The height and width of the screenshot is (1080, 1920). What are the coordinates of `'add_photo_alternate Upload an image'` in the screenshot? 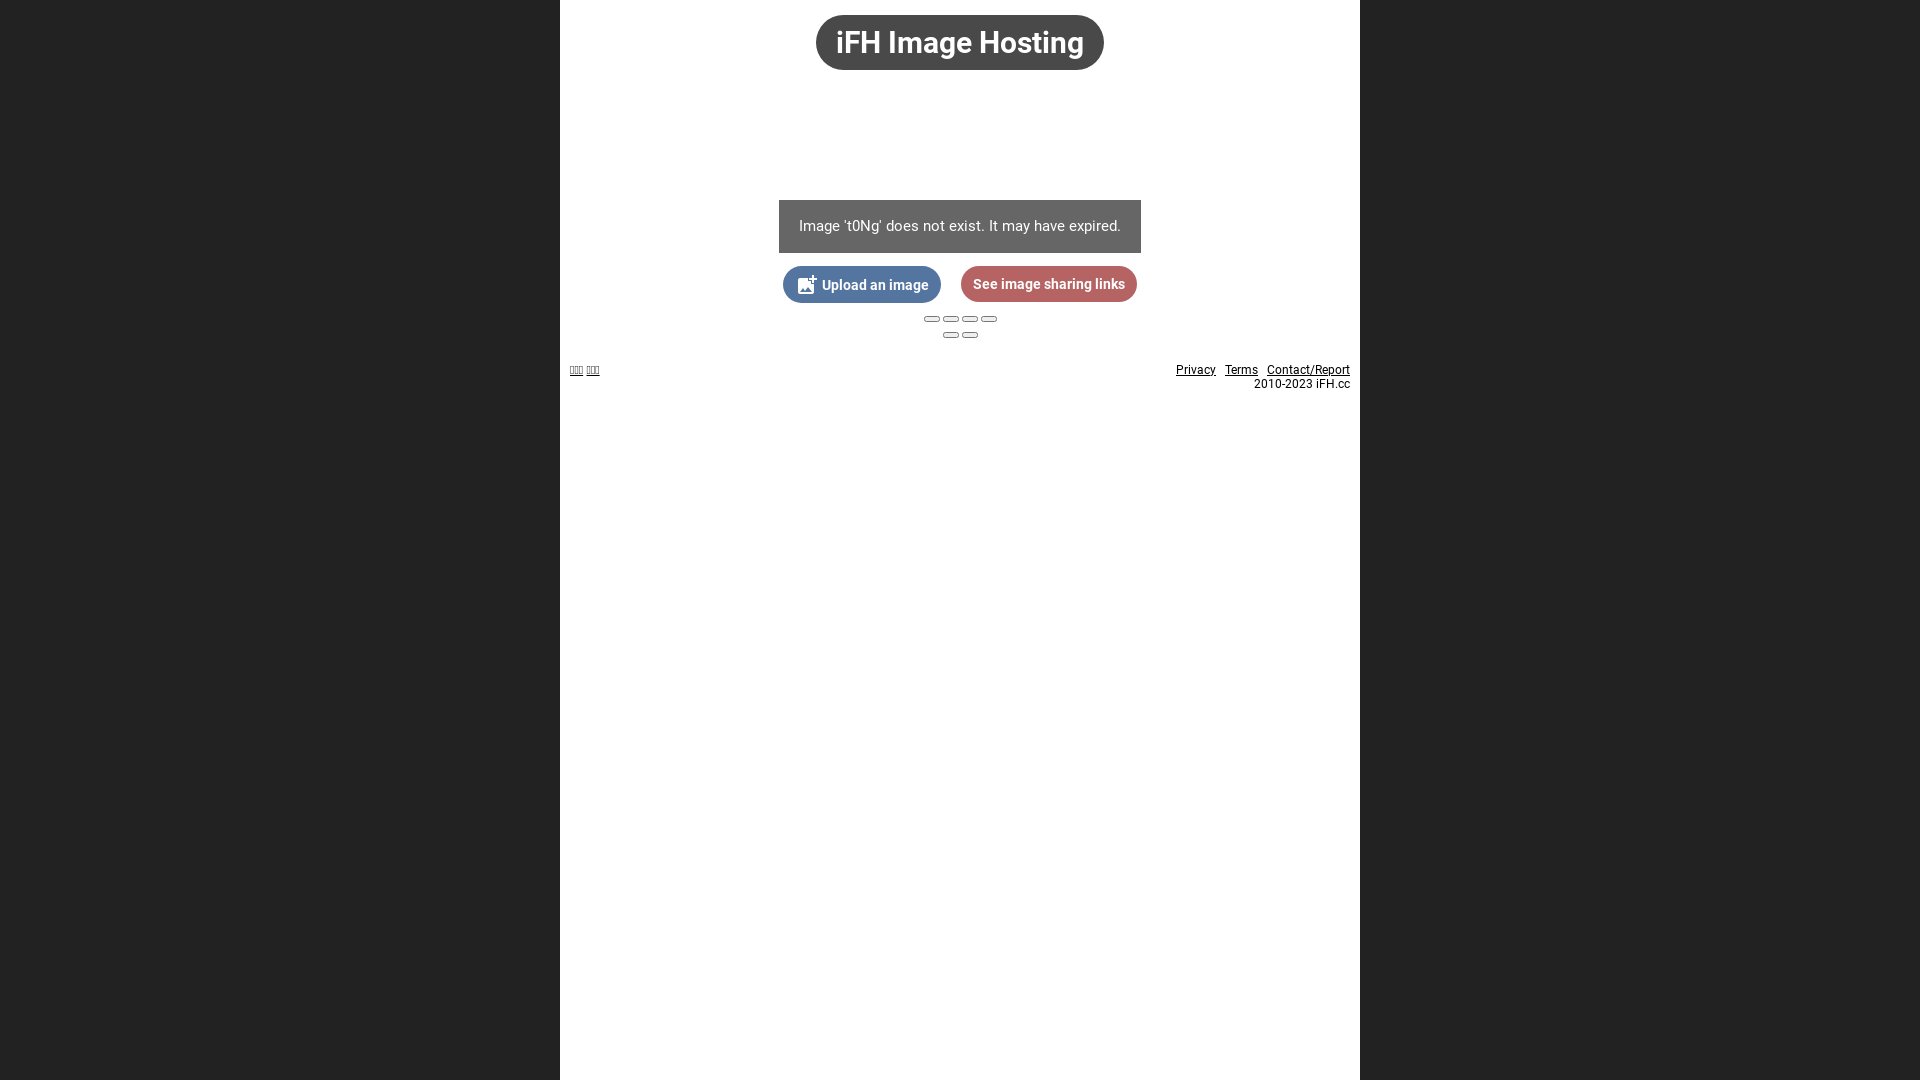 It's located at (862, 284).